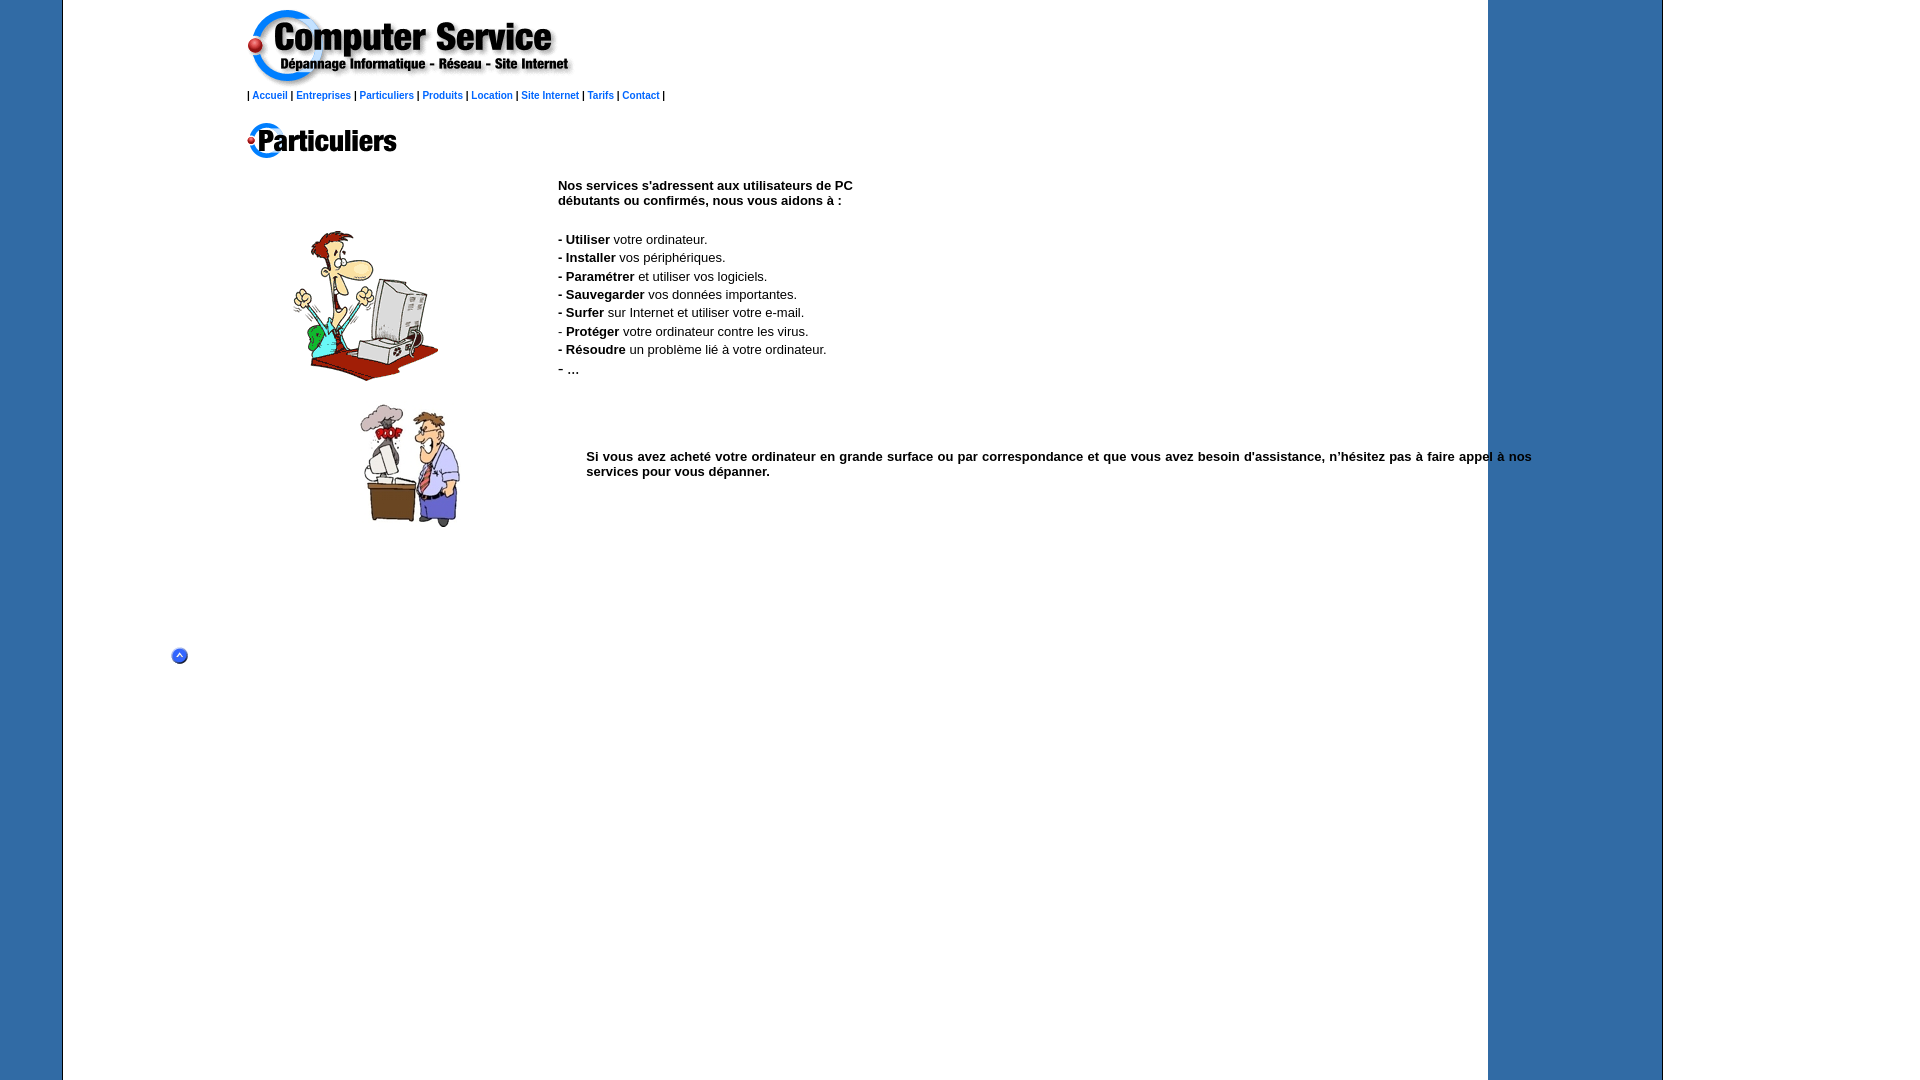 The height and width of the screenshot is (1080, 1920). I want to click on 'Particuliers', so click(387, 95).